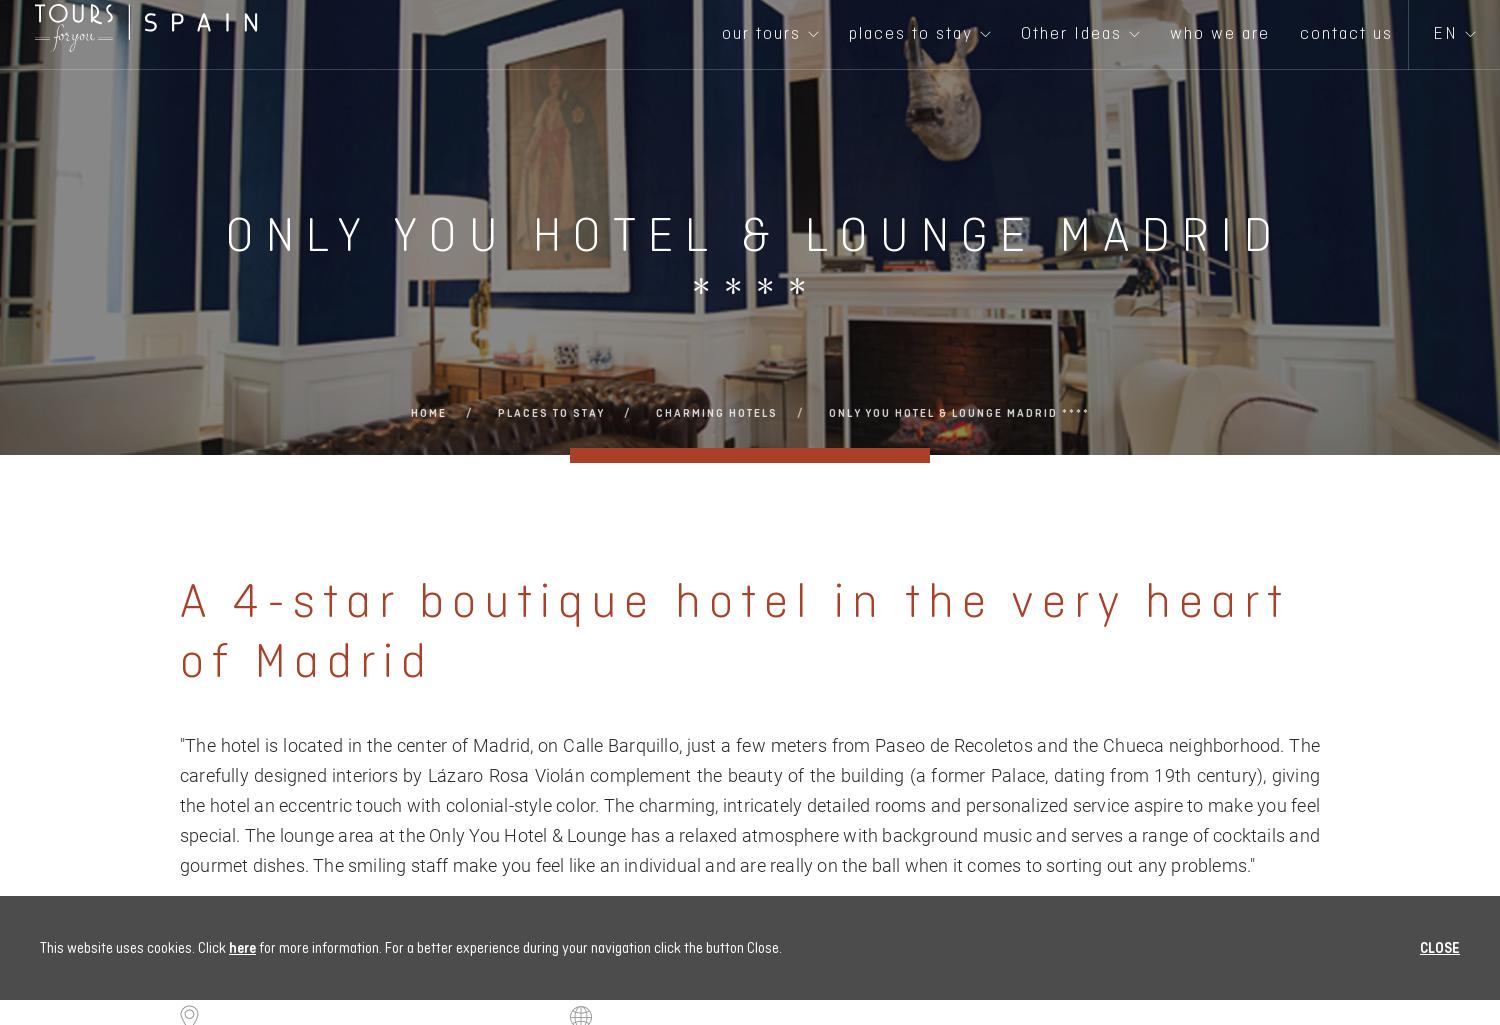 This screenshot has height=1025, width=1500. Describe the element at coordinates (550, 412) in the screenshot. I see `'places to stay'` at that location.